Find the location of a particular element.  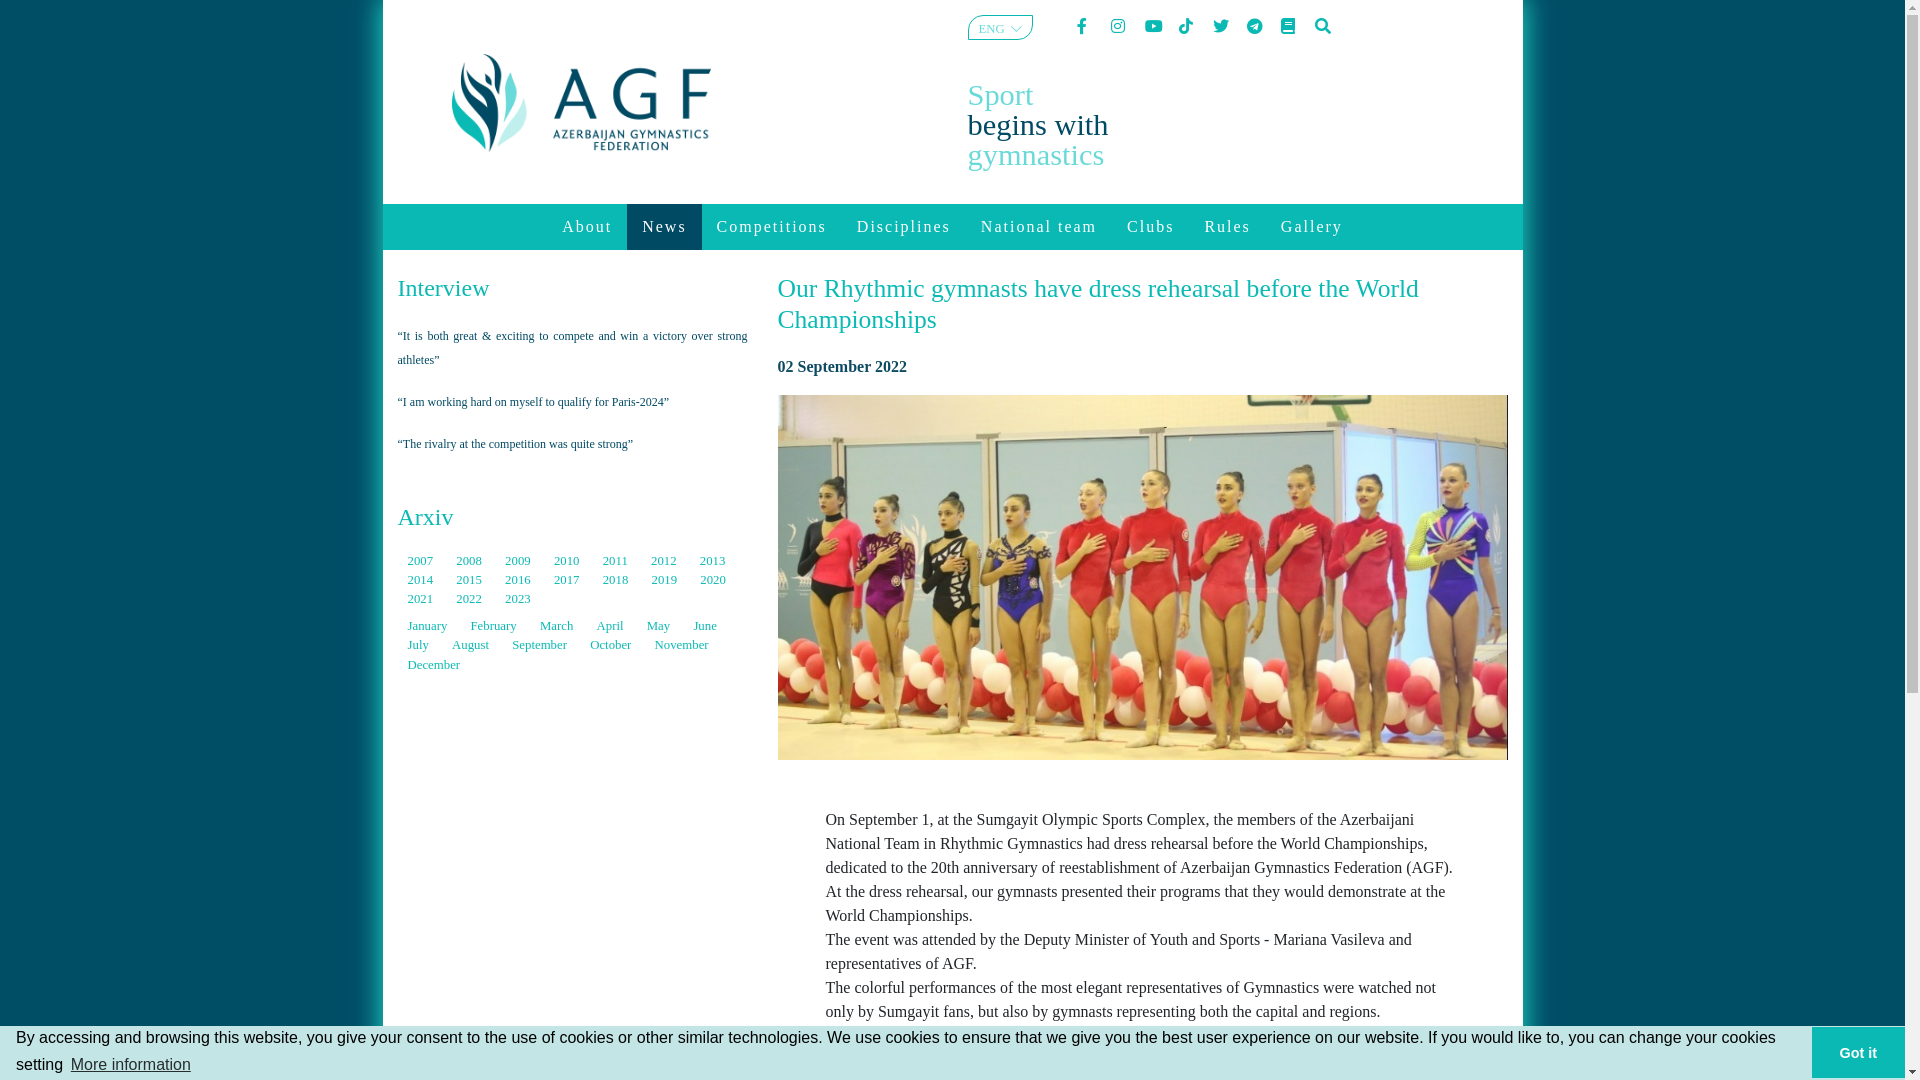

'2009' is located at coordinates (504, 560).